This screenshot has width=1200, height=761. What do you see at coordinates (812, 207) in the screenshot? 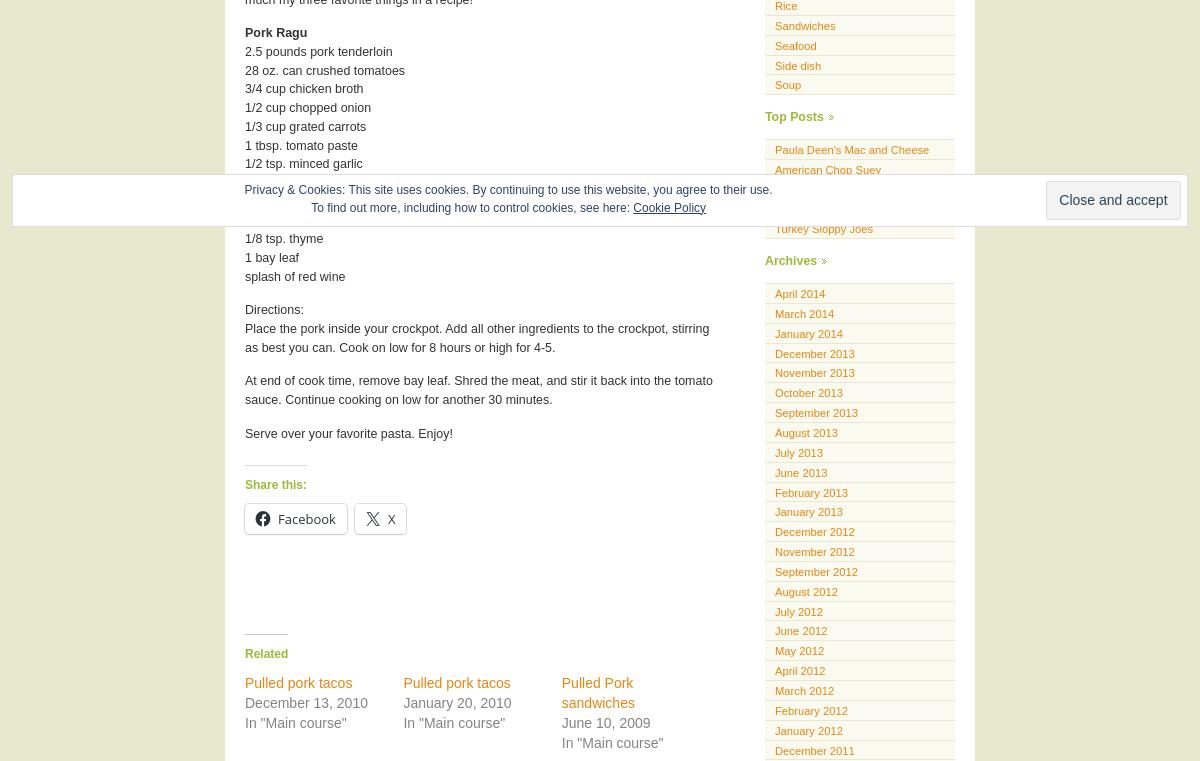
I see `'Turkey goulash'` at bounding box center [812, 207].